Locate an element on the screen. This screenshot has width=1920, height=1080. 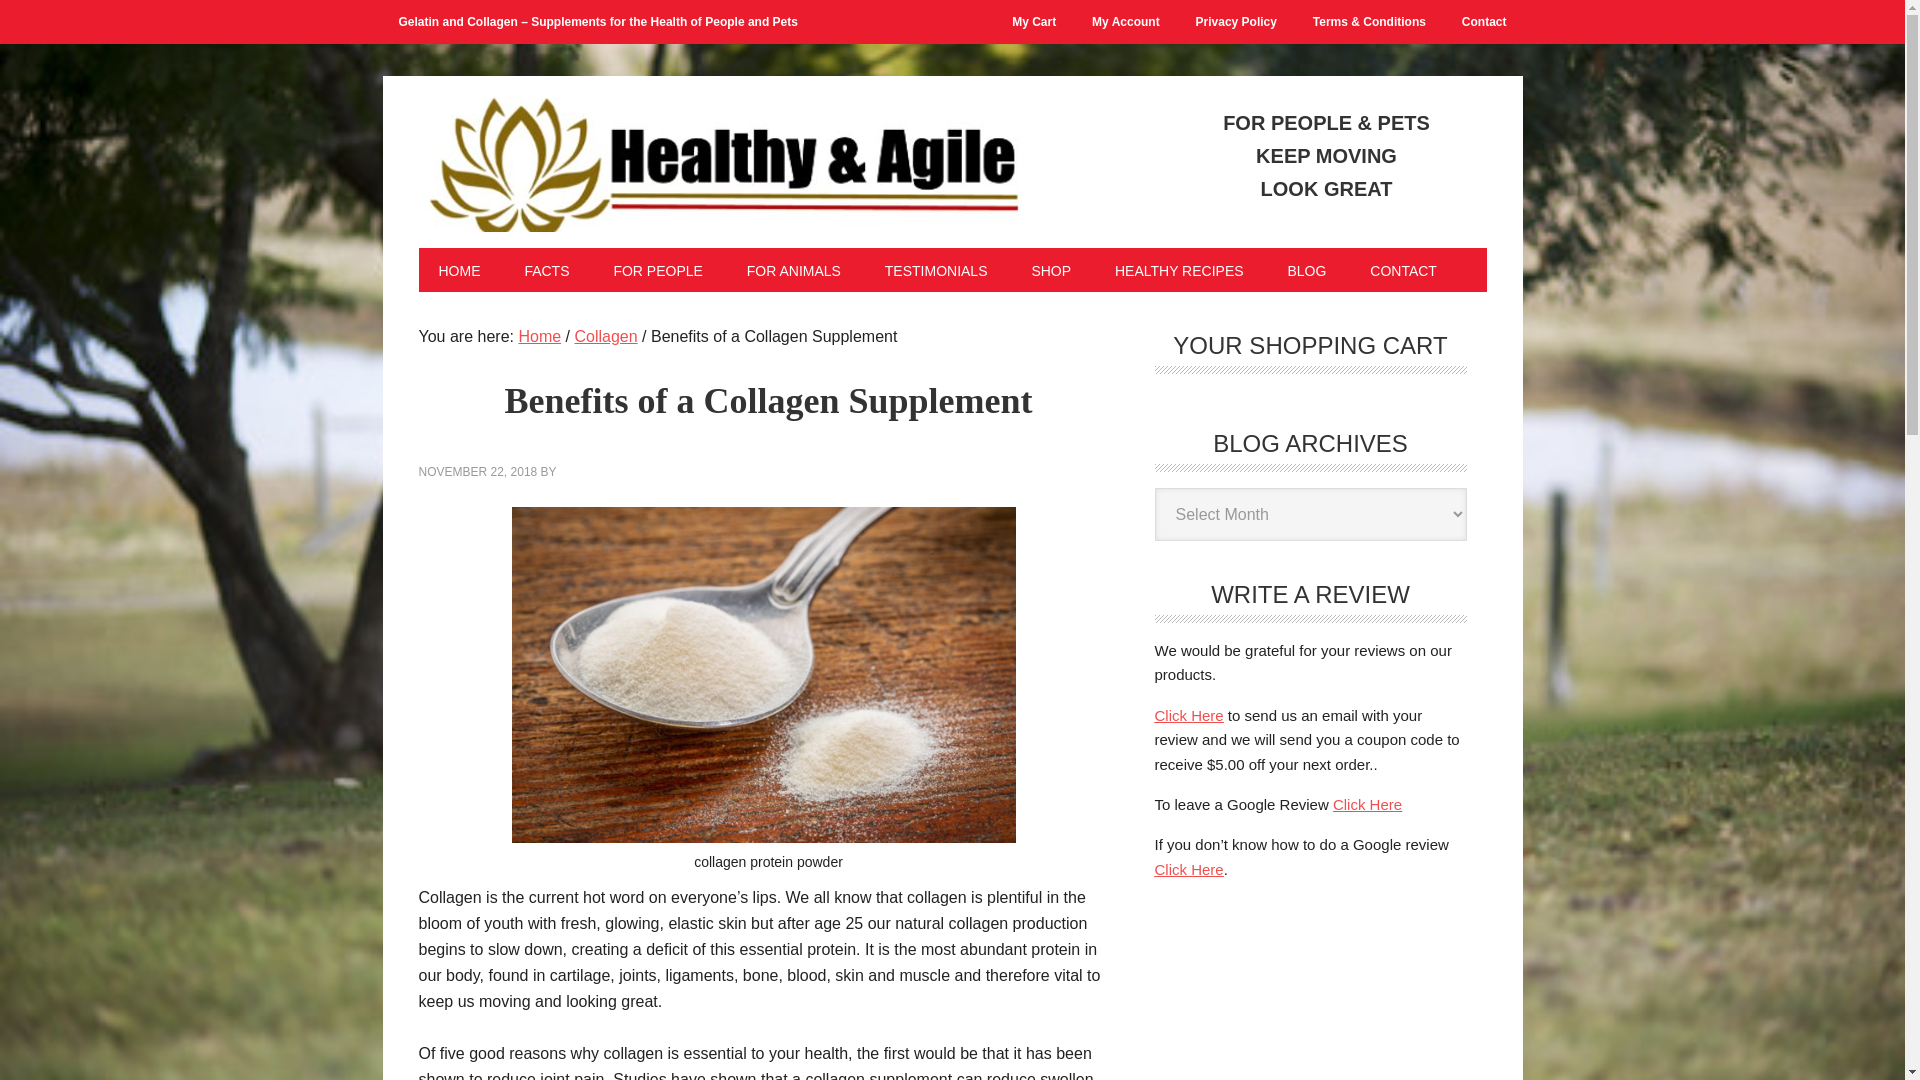
'SHOP' is located at coordinates (1050, 270).